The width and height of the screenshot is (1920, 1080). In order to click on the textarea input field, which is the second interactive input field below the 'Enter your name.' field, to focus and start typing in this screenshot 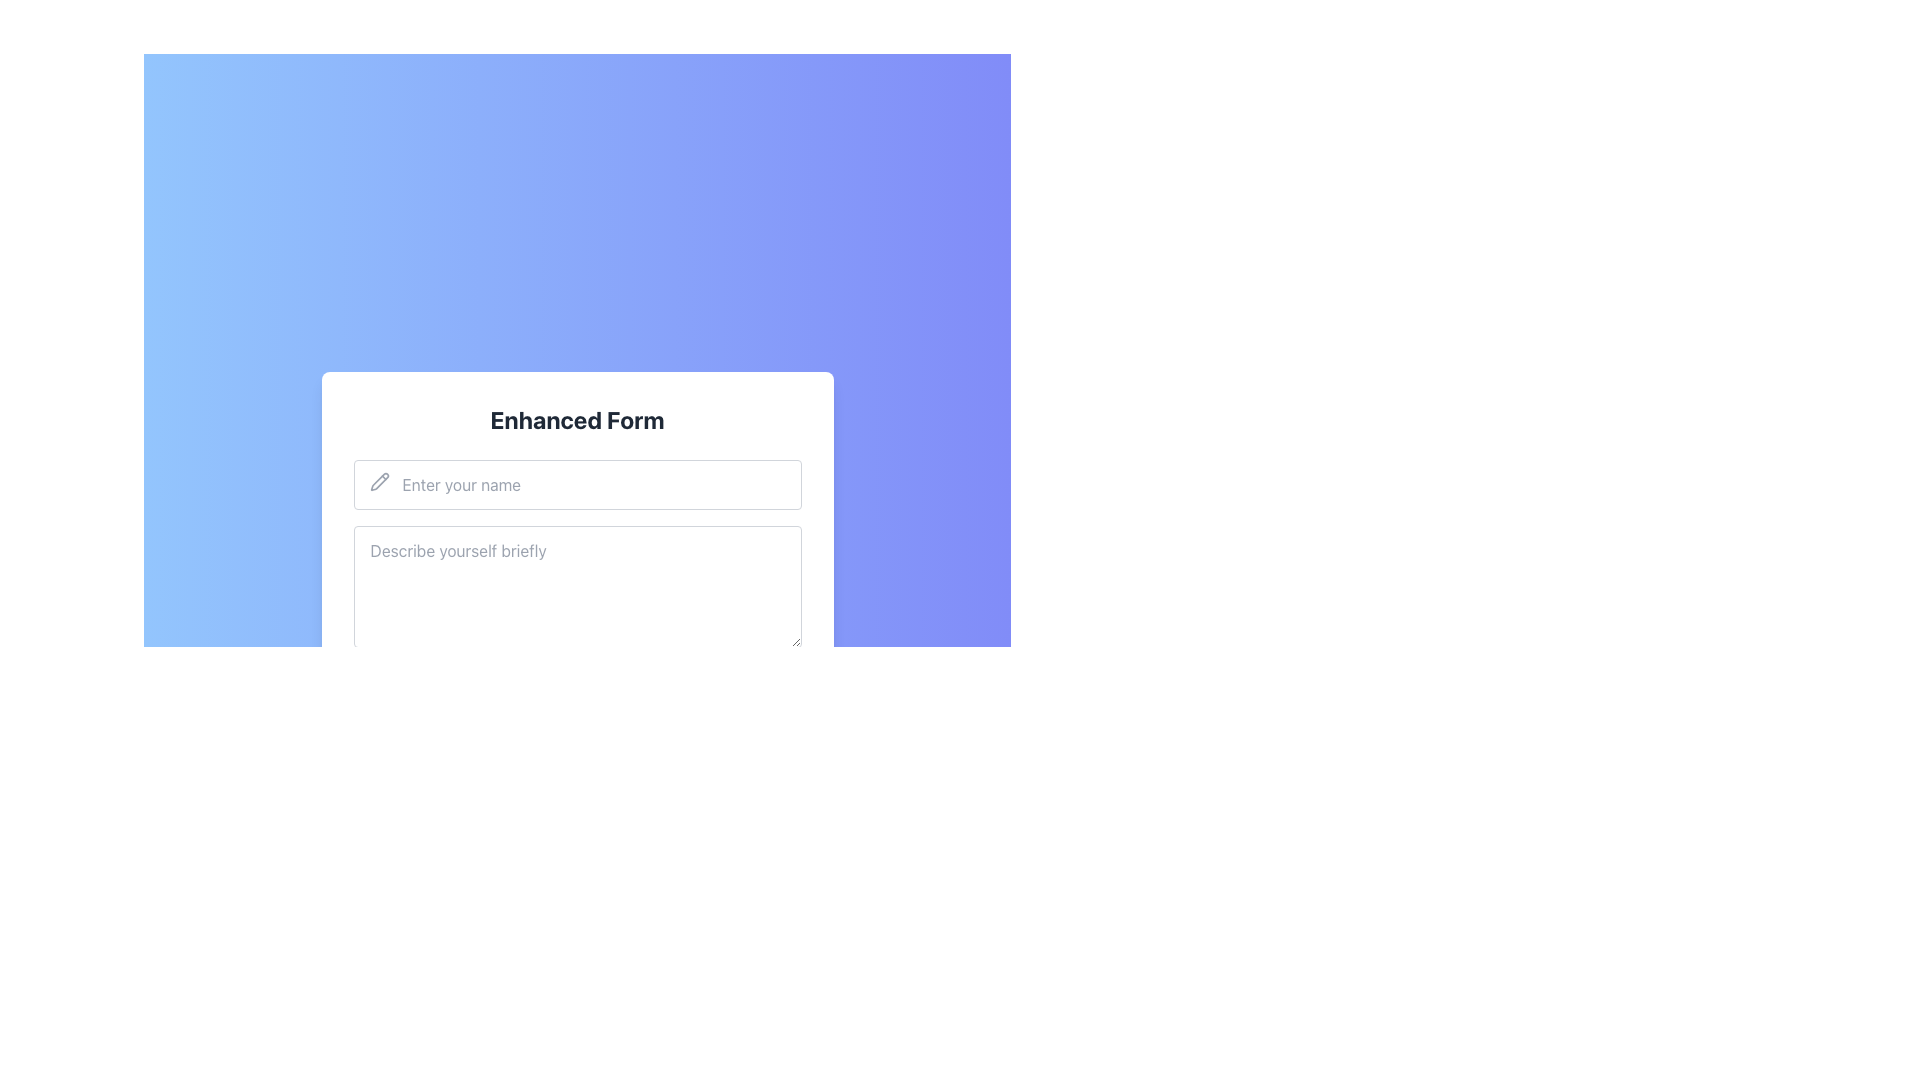, I will do `click(576, 589)`.